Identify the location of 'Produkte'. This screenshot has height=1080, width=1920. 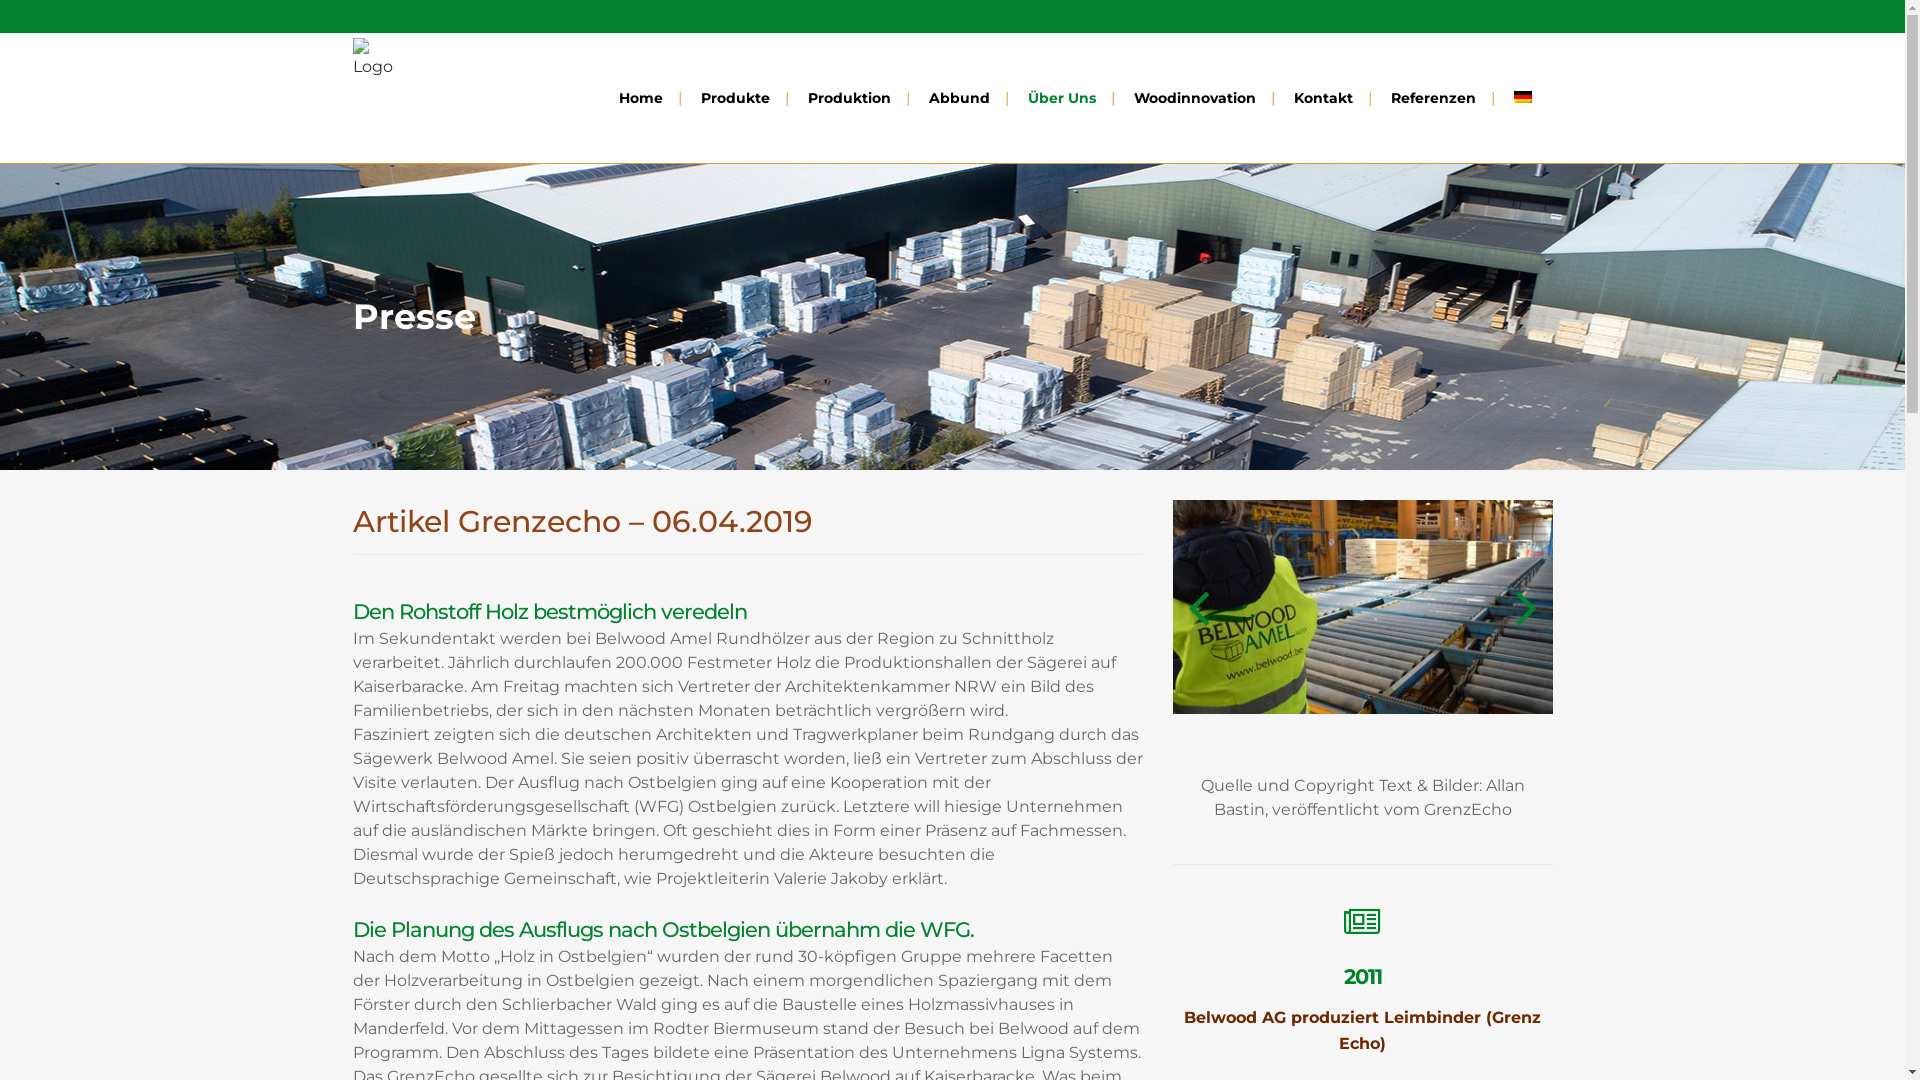
(734, 97).